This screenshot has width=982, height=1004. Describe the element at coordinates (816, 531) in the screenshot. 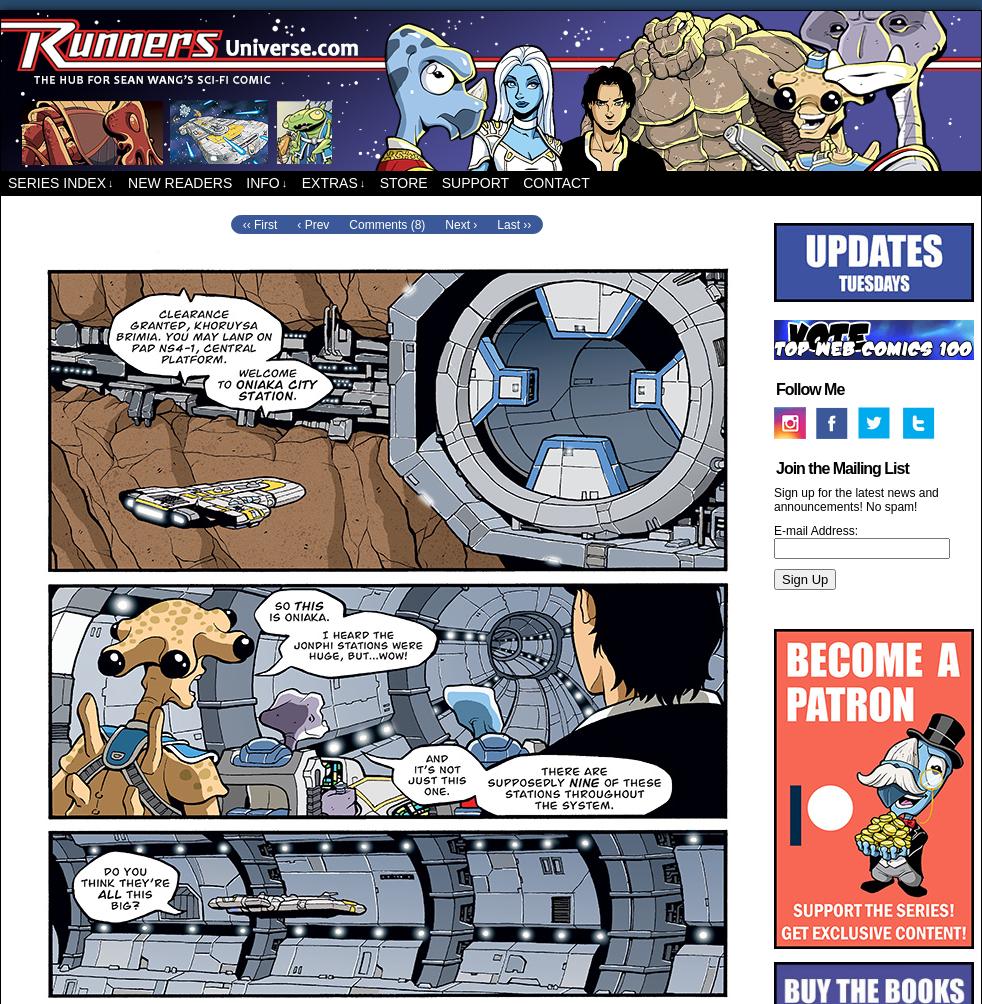

I see `'E-mail Address:'` at that location.